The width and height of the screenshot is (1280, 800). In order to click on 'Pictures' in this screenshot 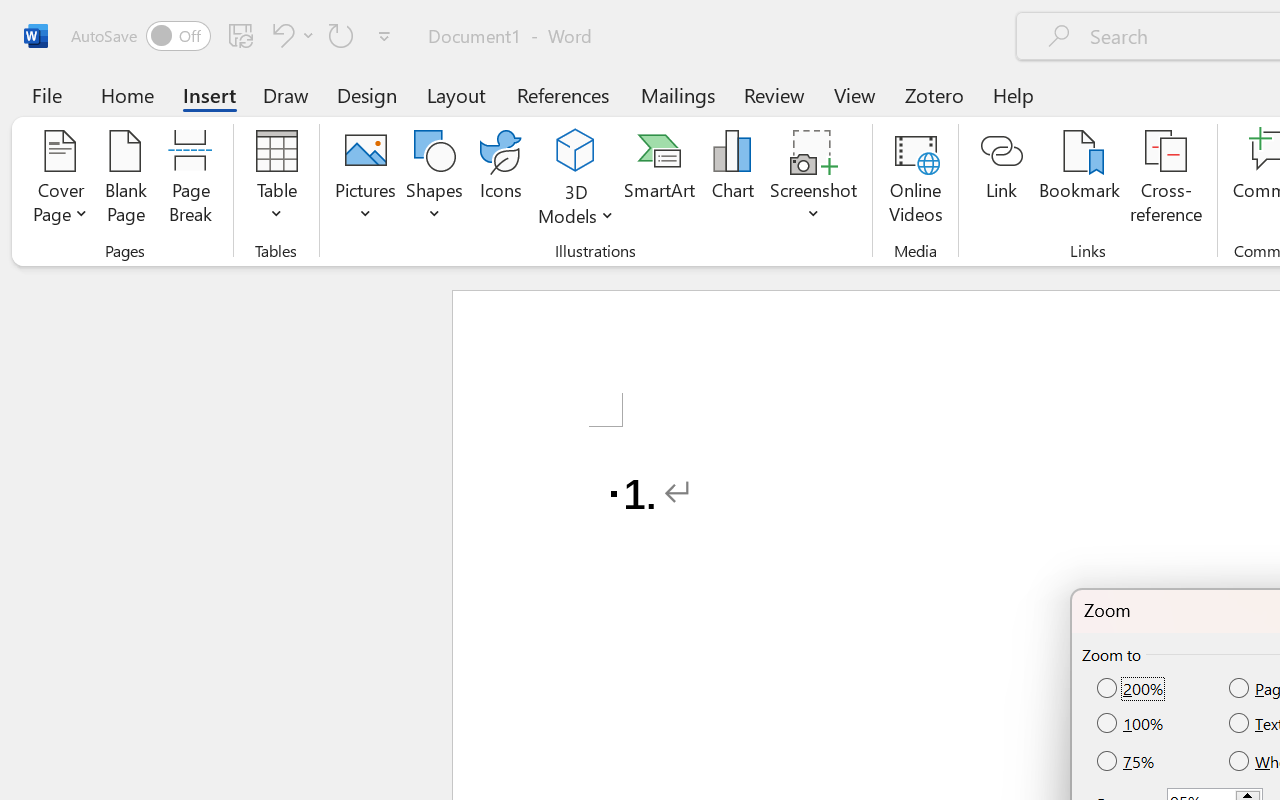, I will do `click(365, 179)`.